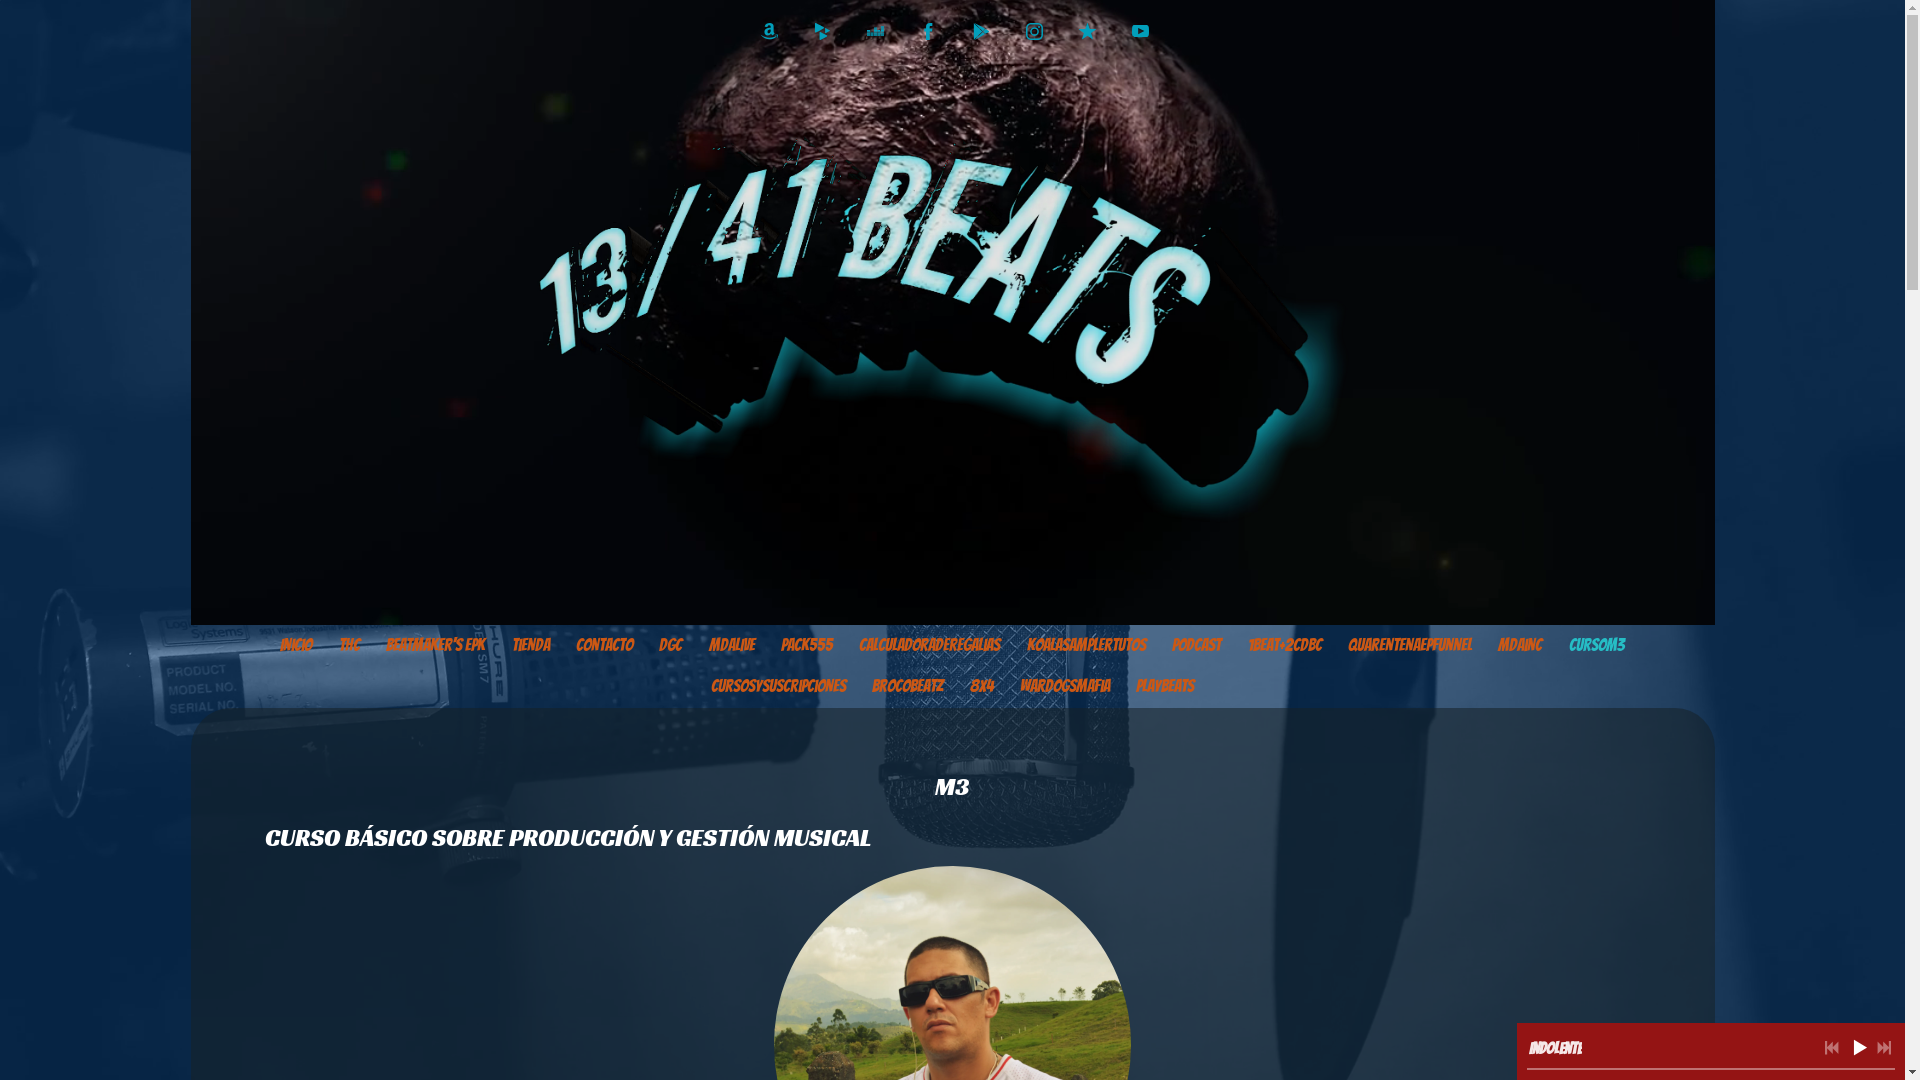  What do you see at coordinates (1026, 31) in the screenshot?
I see `'http://instagram.com/kabstermda'` at bounding box center [1026, 31].